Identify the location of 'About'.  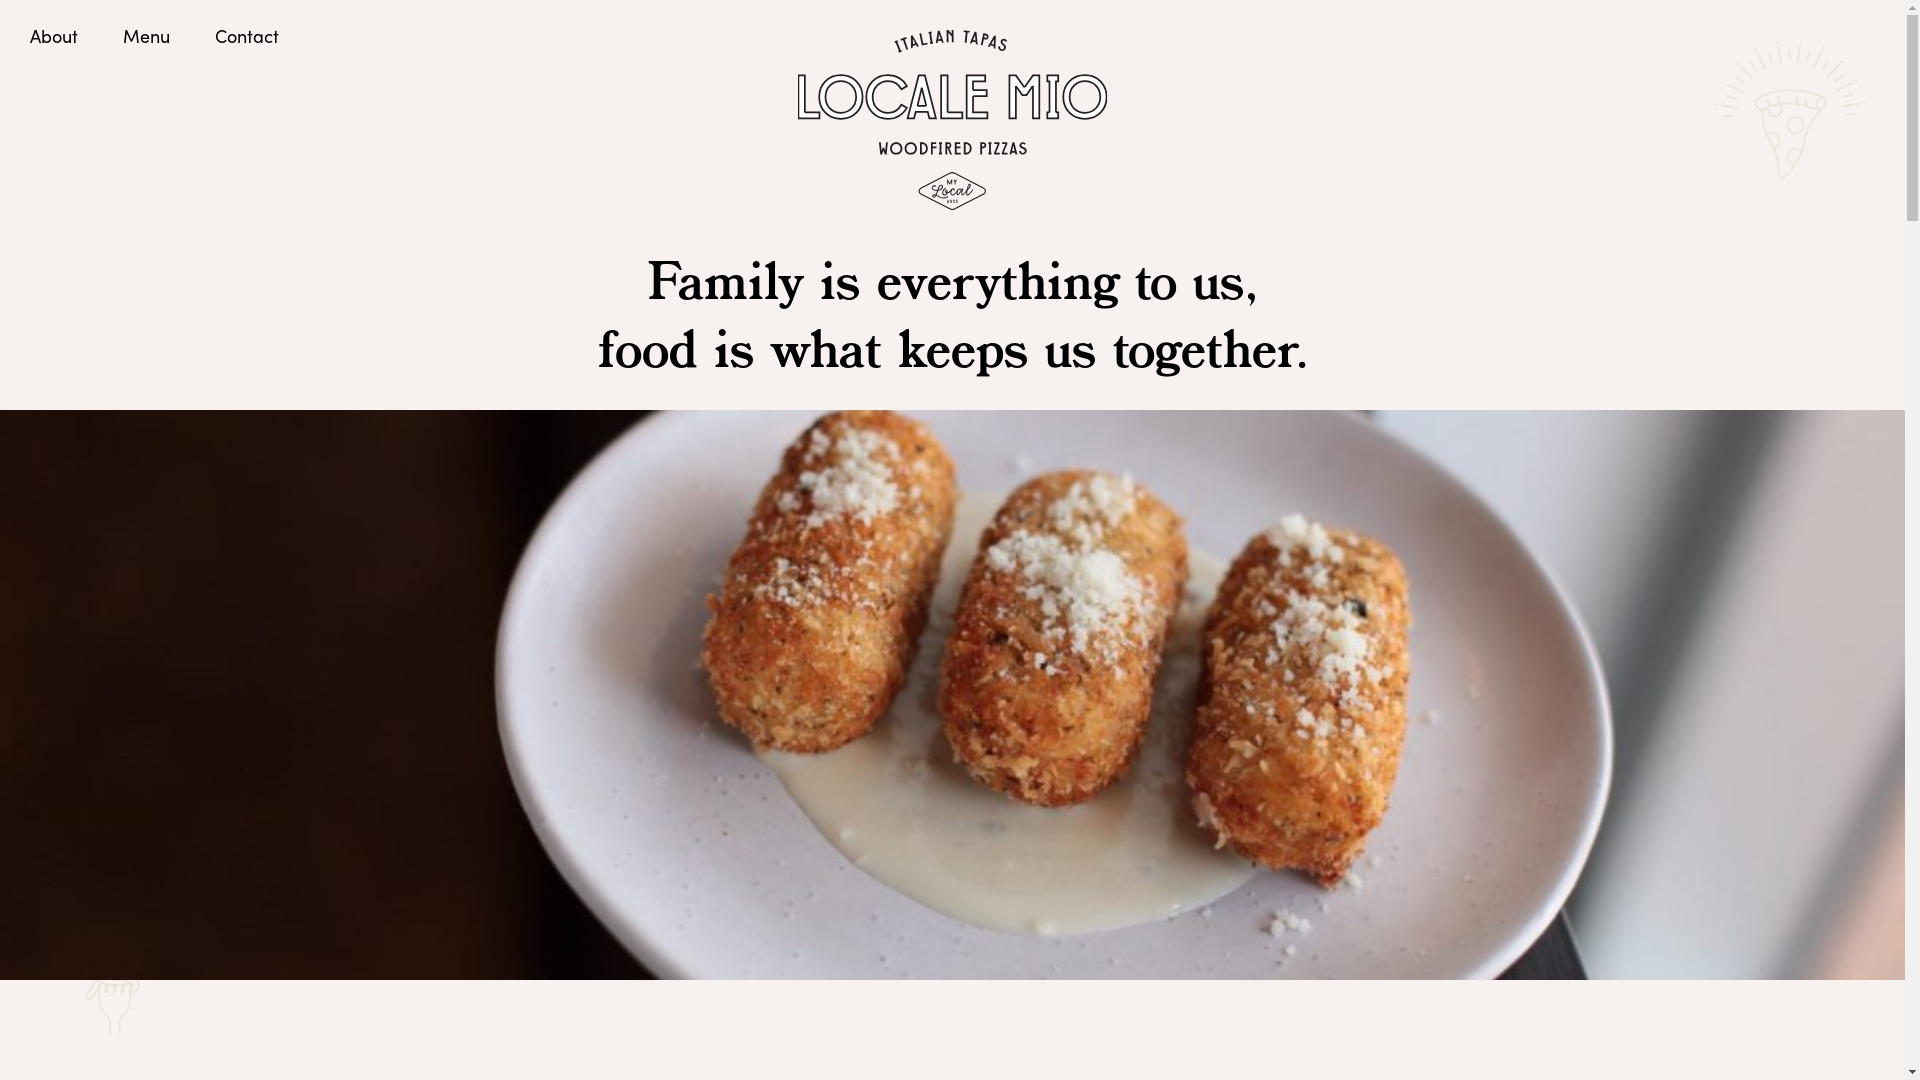
(53, 35).